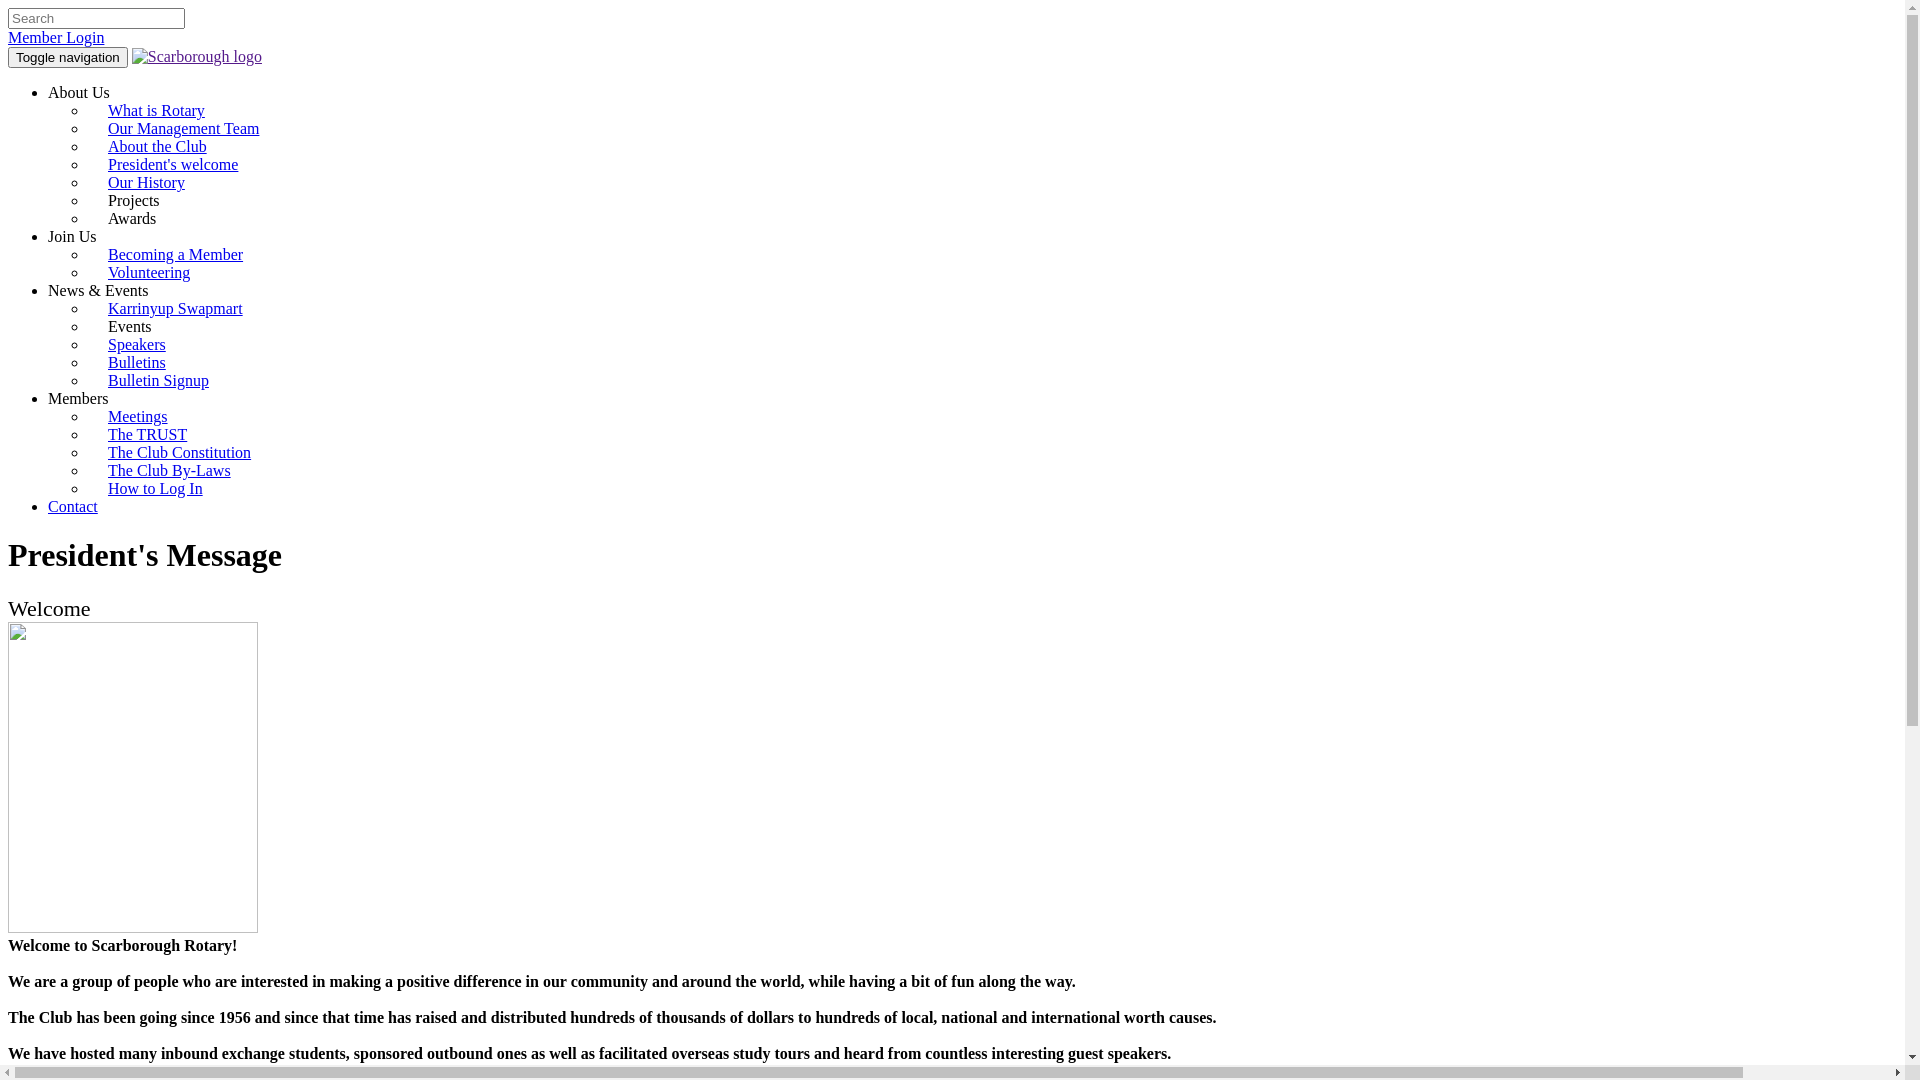  Describe the element at coordinates (157, 380) in the screenshot. I see `'Bulletin Signup'` at that location.